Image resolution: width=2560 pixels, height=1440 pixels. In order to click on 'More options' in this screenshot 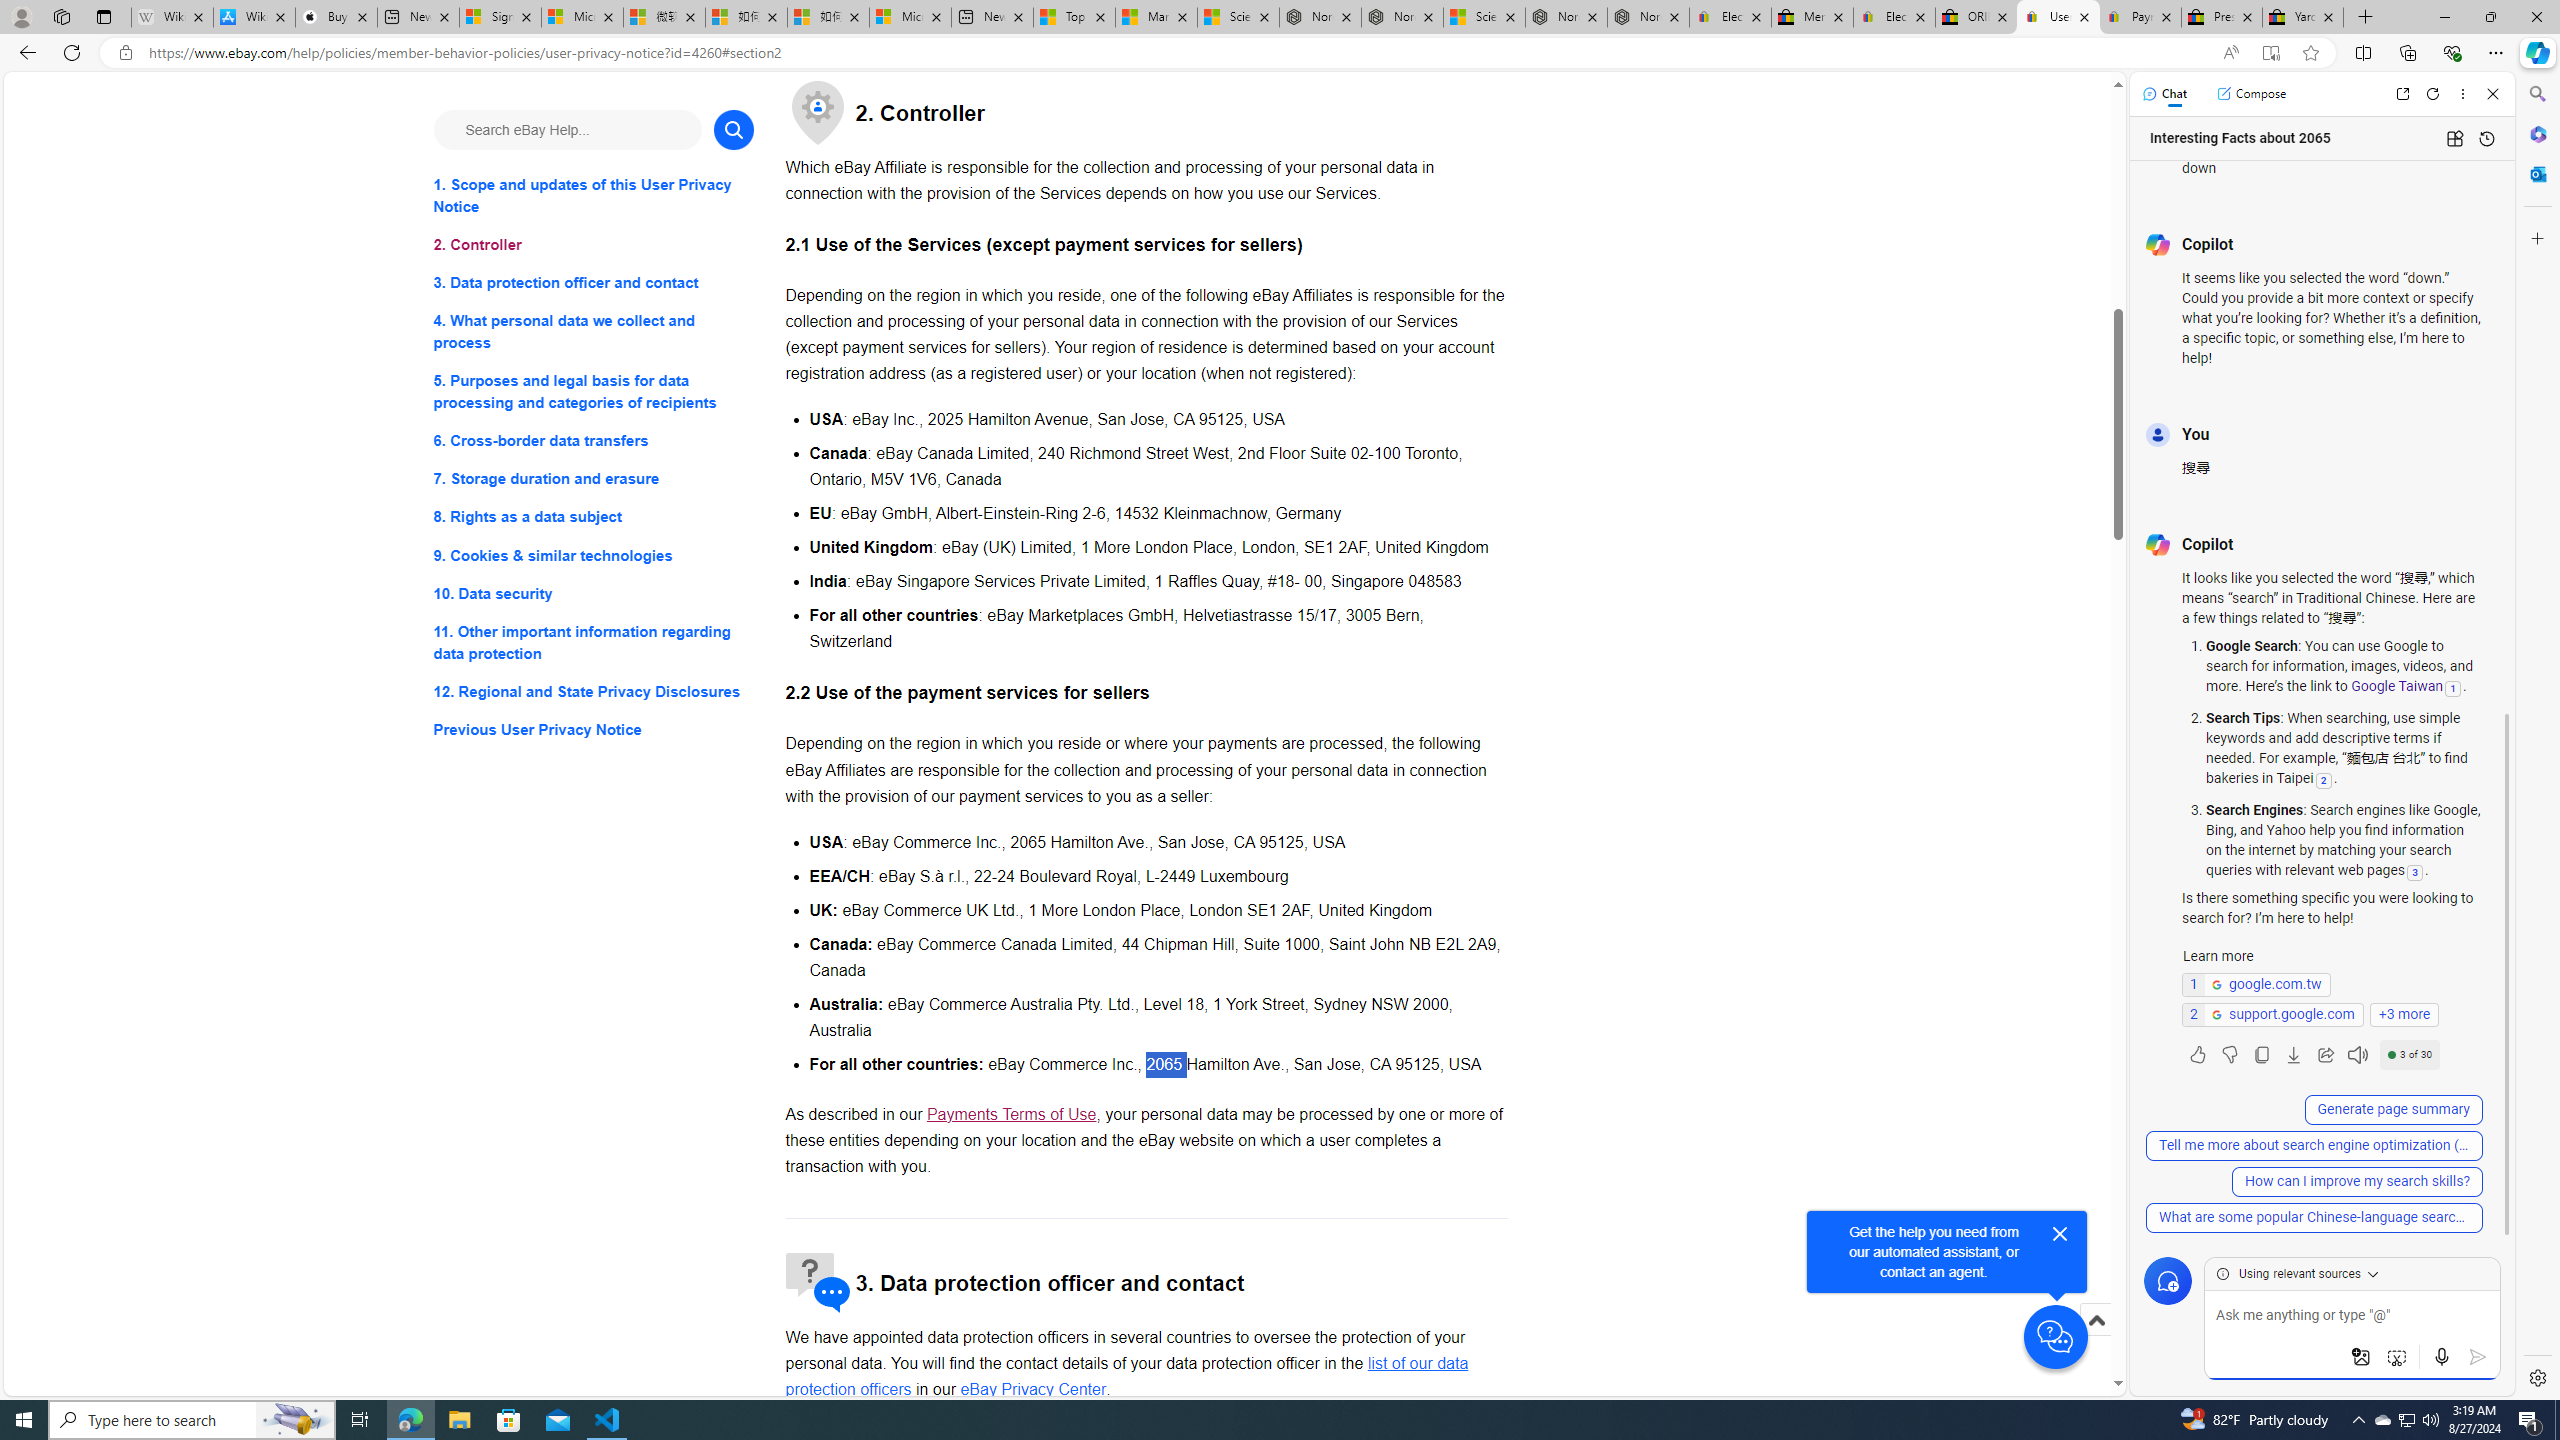, I will do `click(2463, 93)`.